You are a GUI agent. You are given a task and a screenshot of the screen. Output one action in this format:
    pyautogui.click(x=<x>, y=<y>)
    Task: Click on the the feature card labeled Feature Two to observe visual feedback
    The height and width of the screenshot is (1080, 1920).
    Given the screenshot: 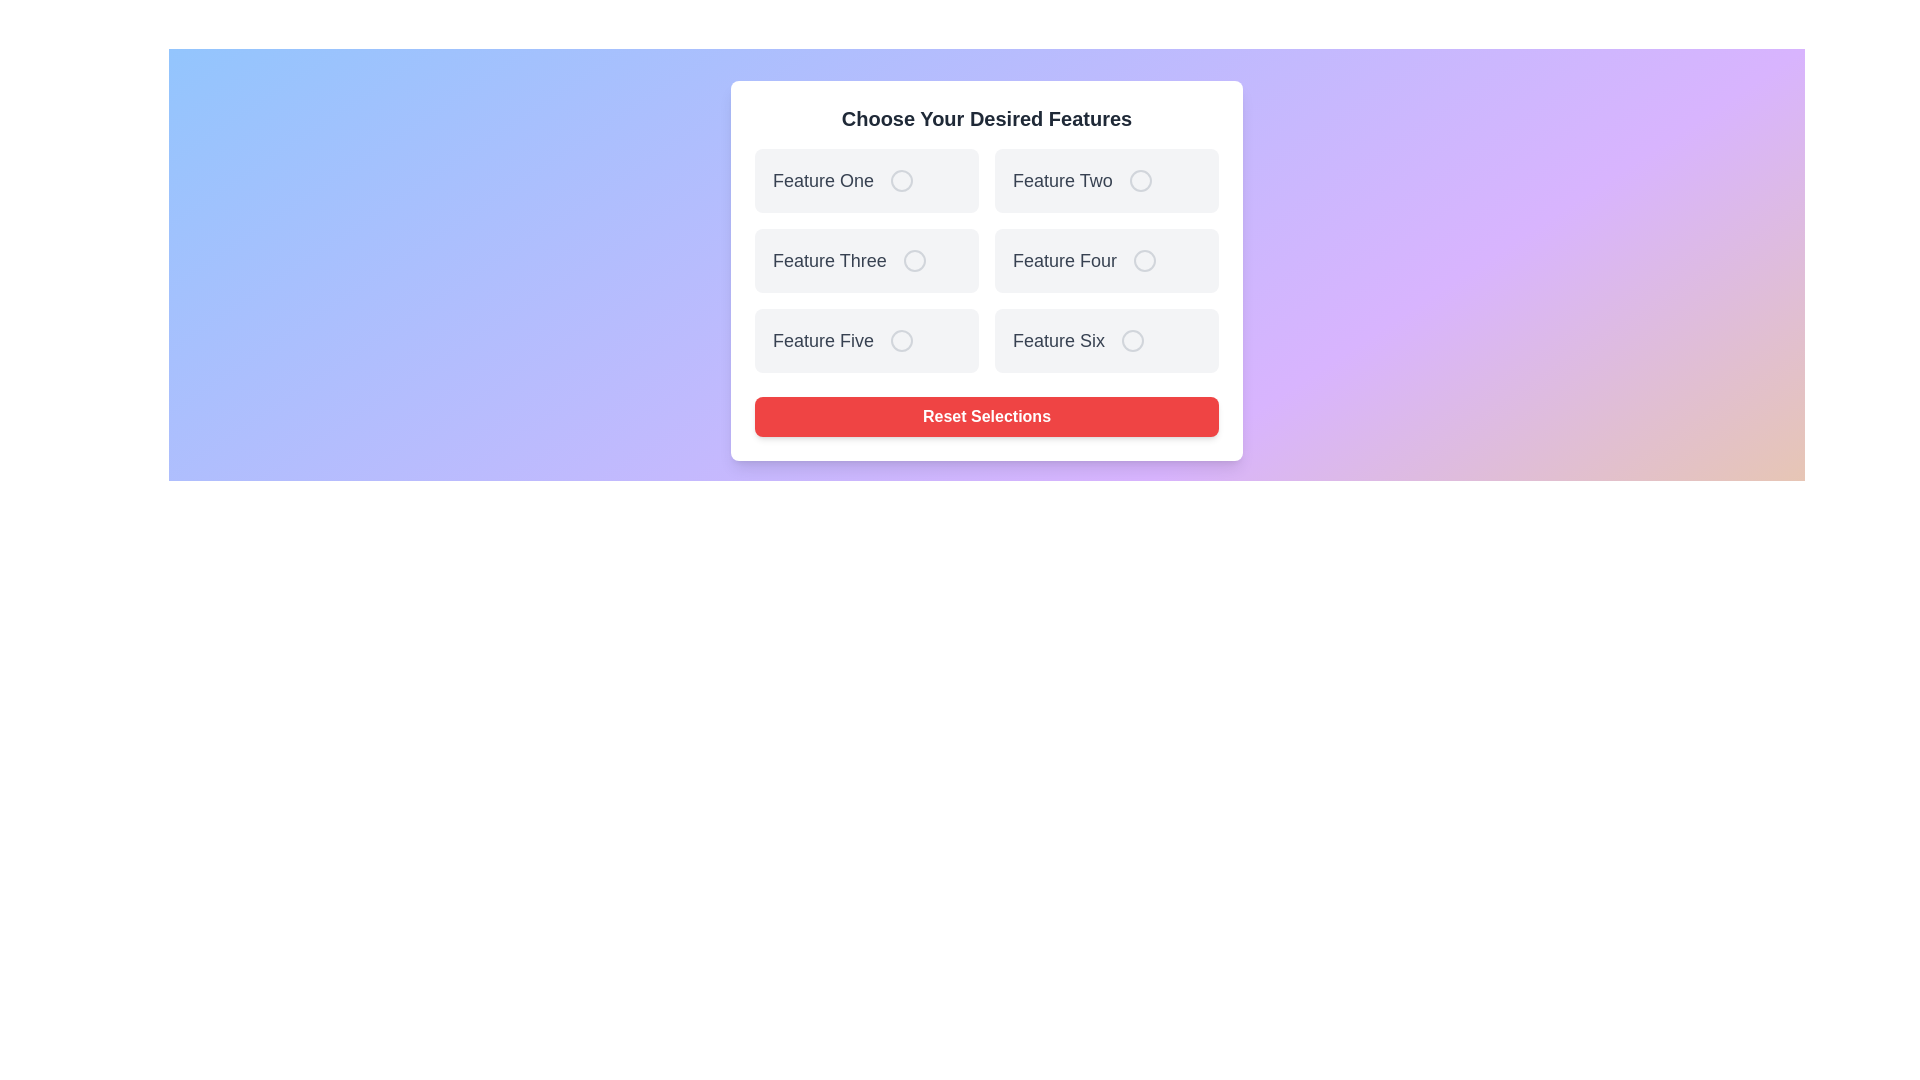 What is the action you would take?
    pyautogui.click(x=1106, y=181)
    